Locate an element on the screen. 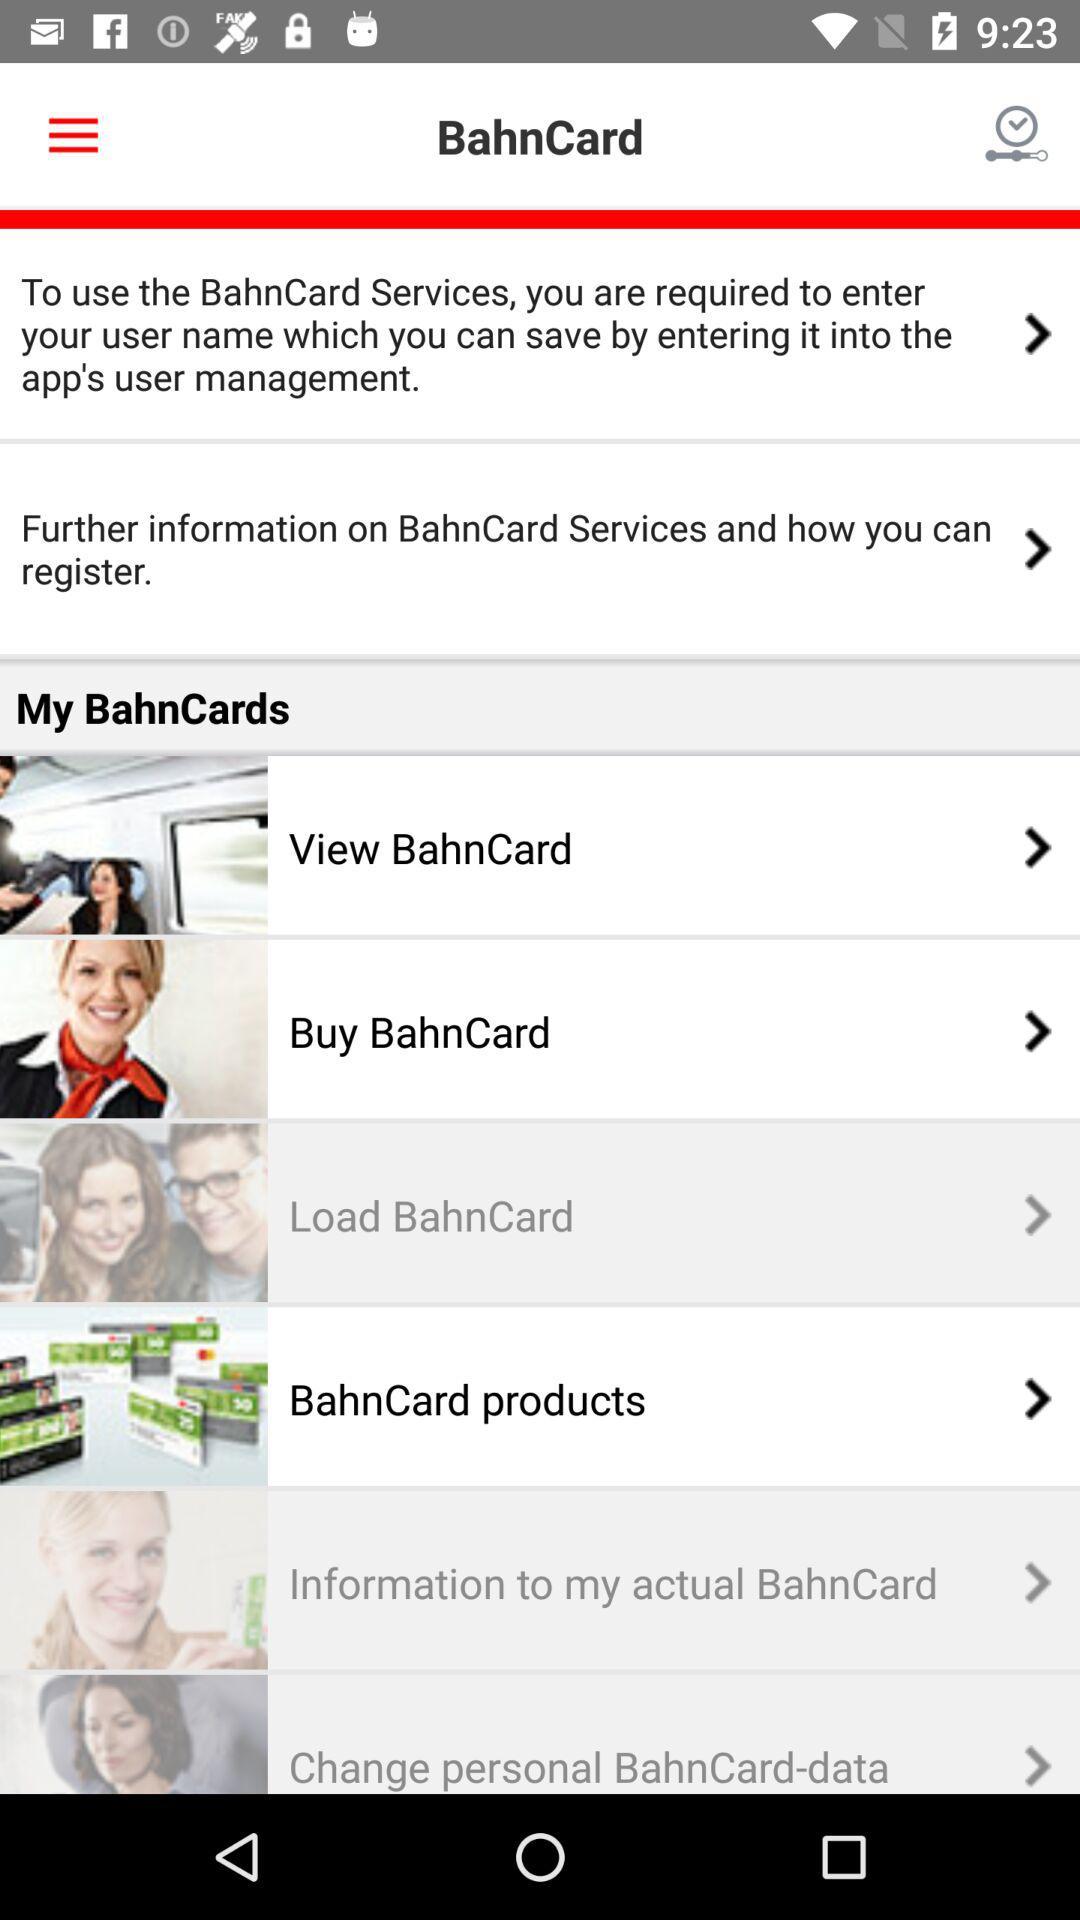  the next button which is after bahncard products on the page is located at coordinates (1027, 1397).